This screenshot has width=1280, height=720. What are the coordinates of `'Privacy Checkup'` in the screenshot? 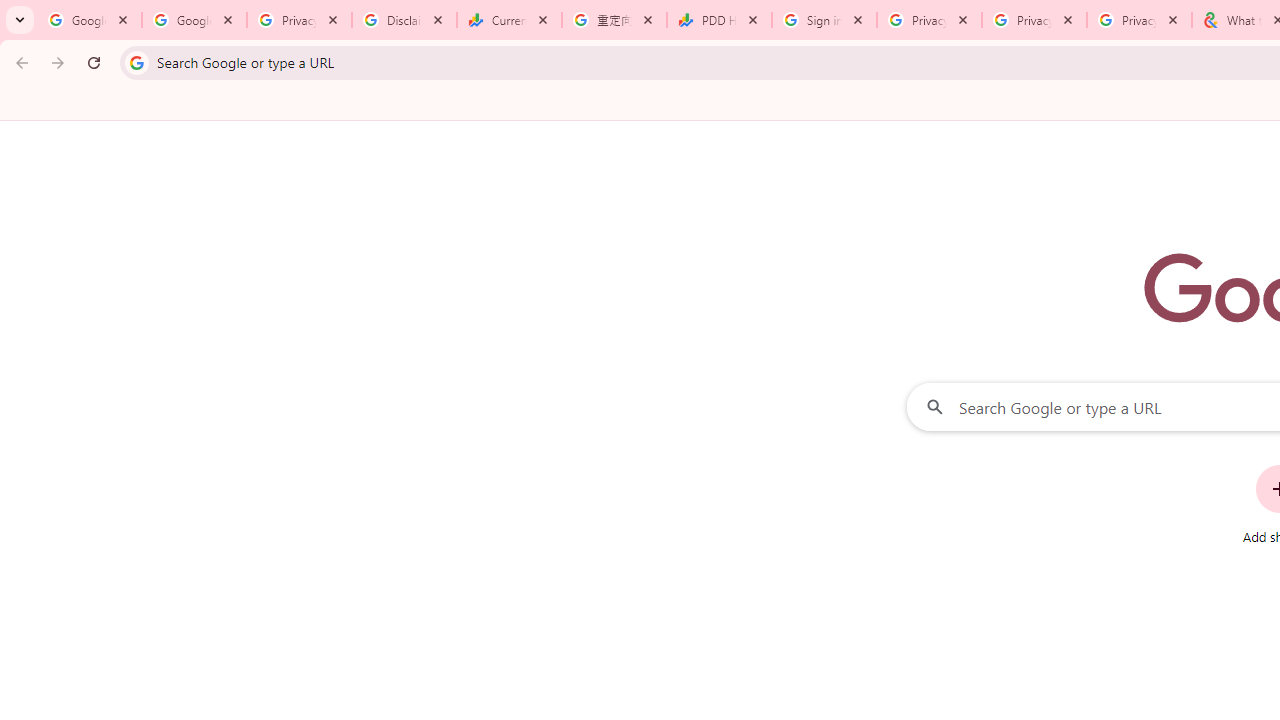 It's located at (1034, 20).